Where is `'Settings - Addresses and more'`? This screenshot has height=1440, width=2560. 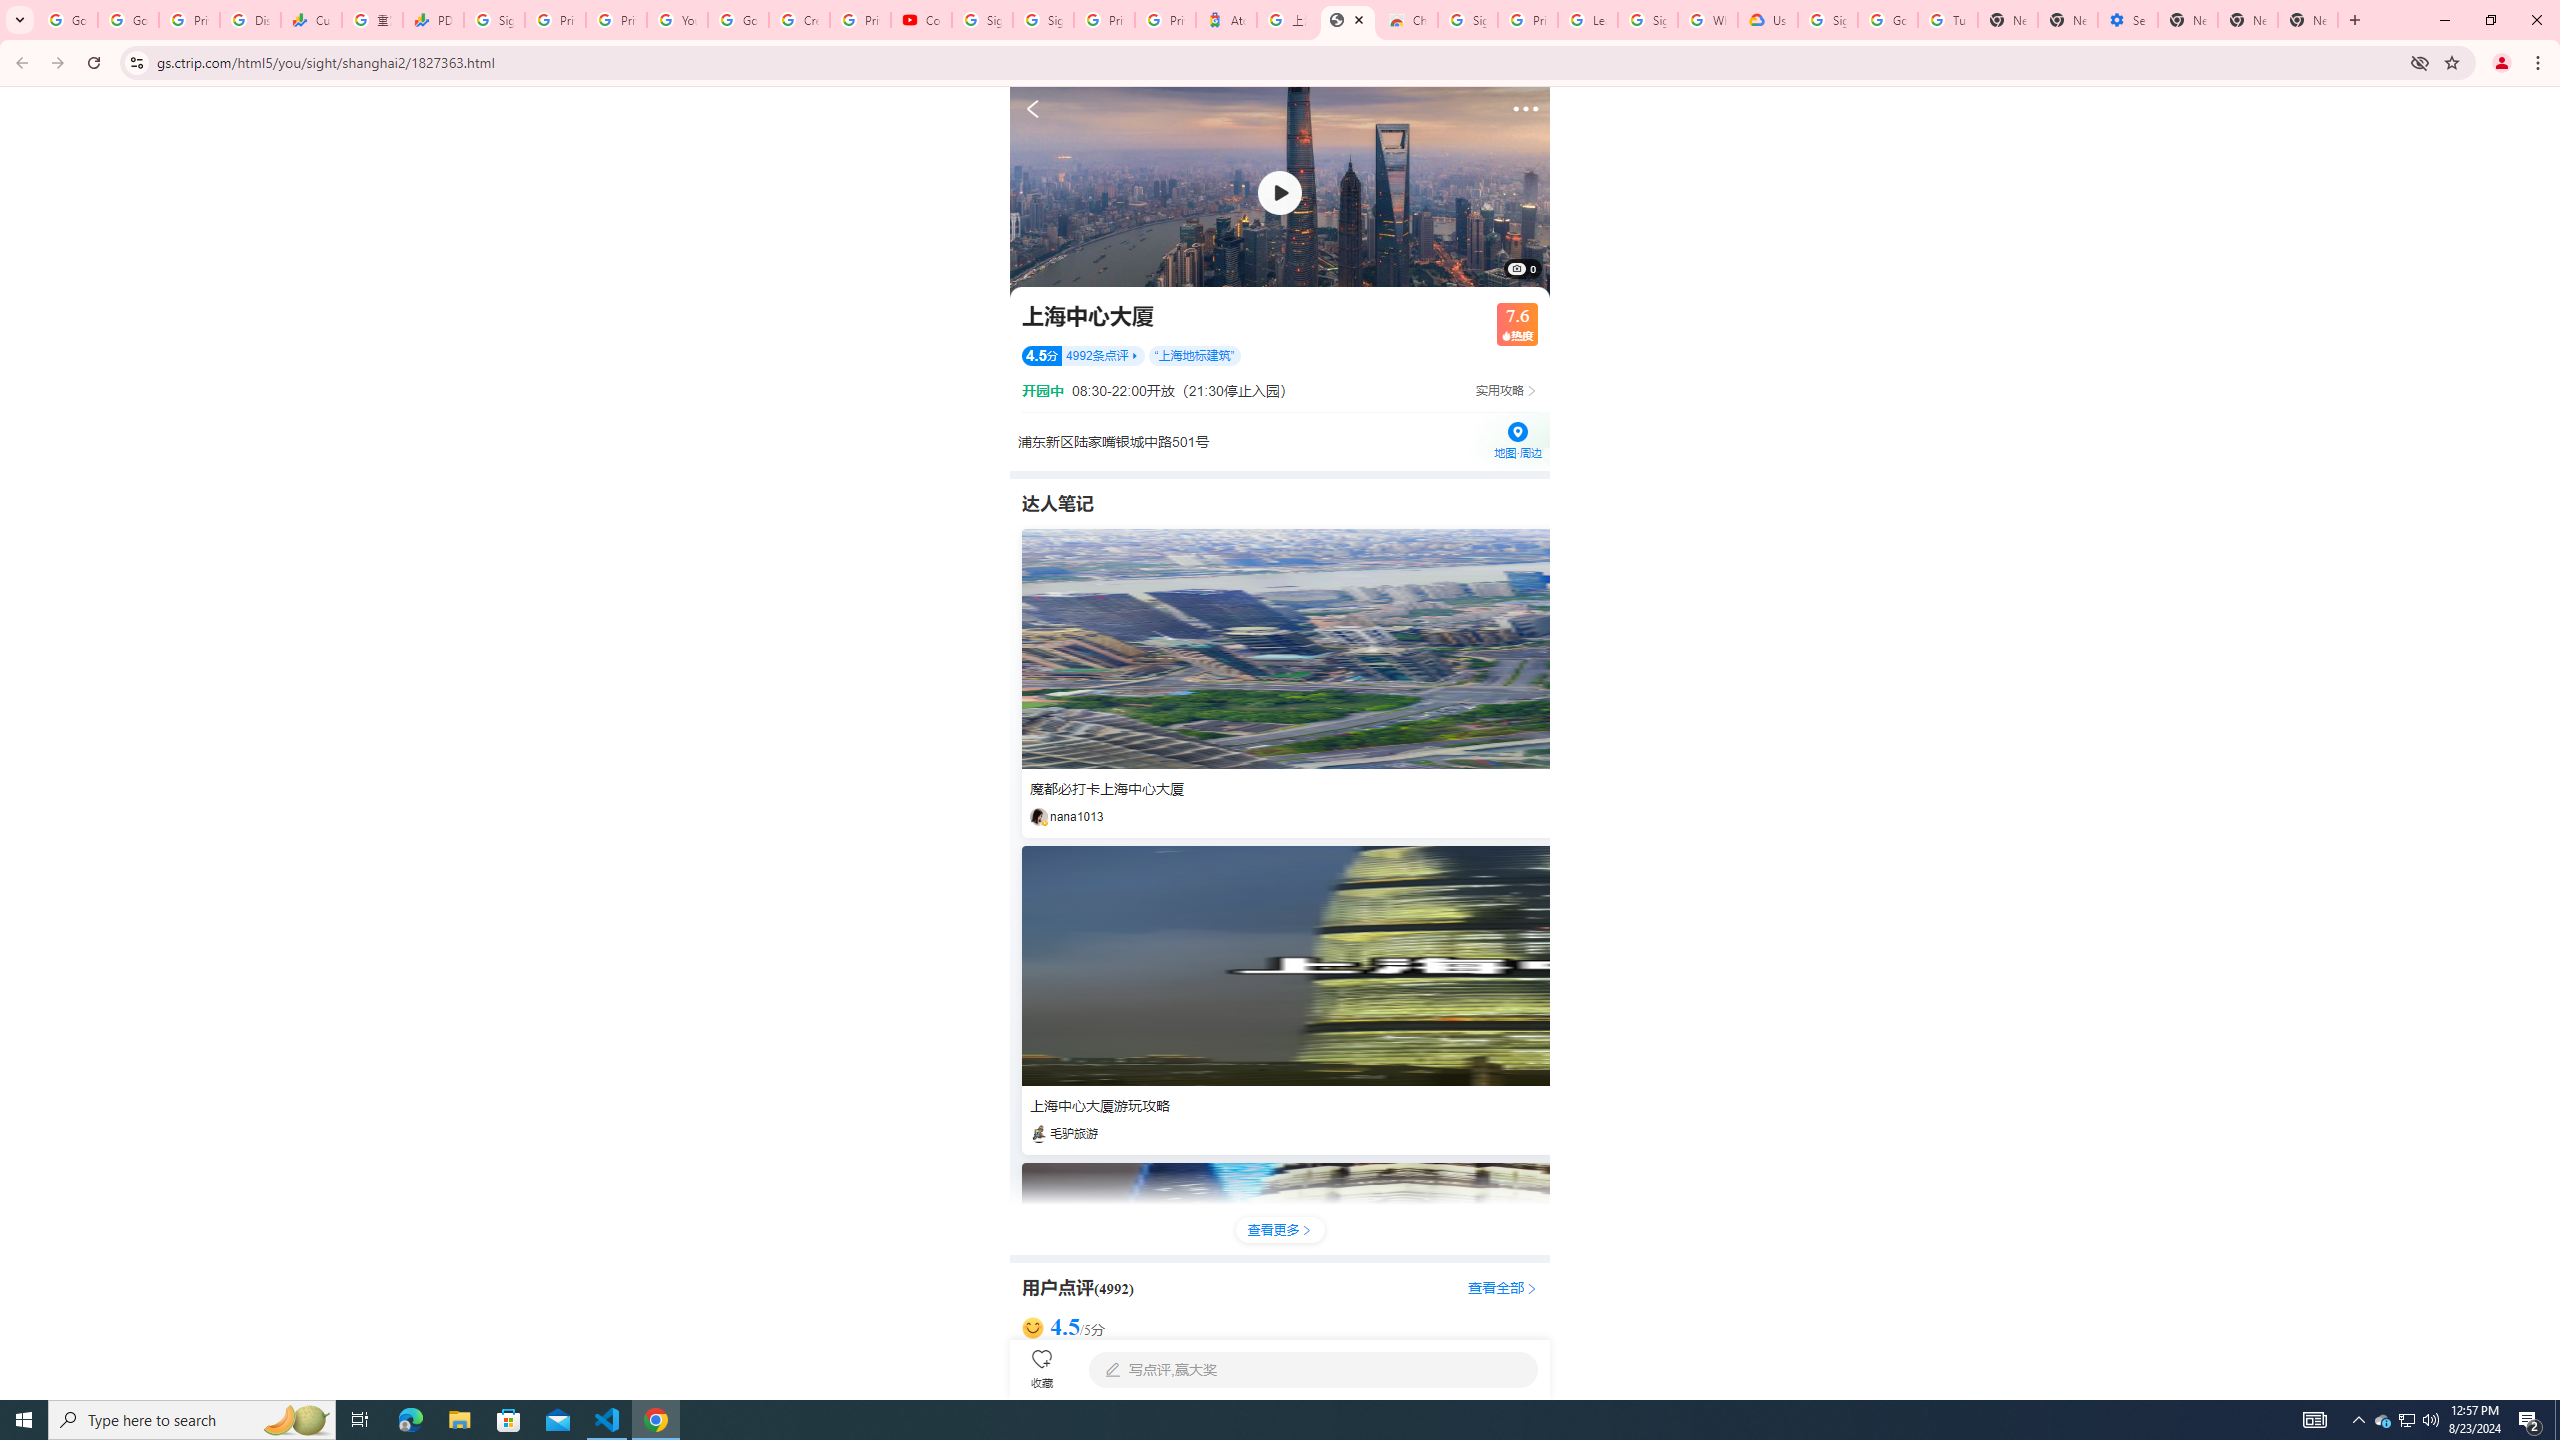 'Settings - Addresses and more' is located at coordinates (2127, 19).